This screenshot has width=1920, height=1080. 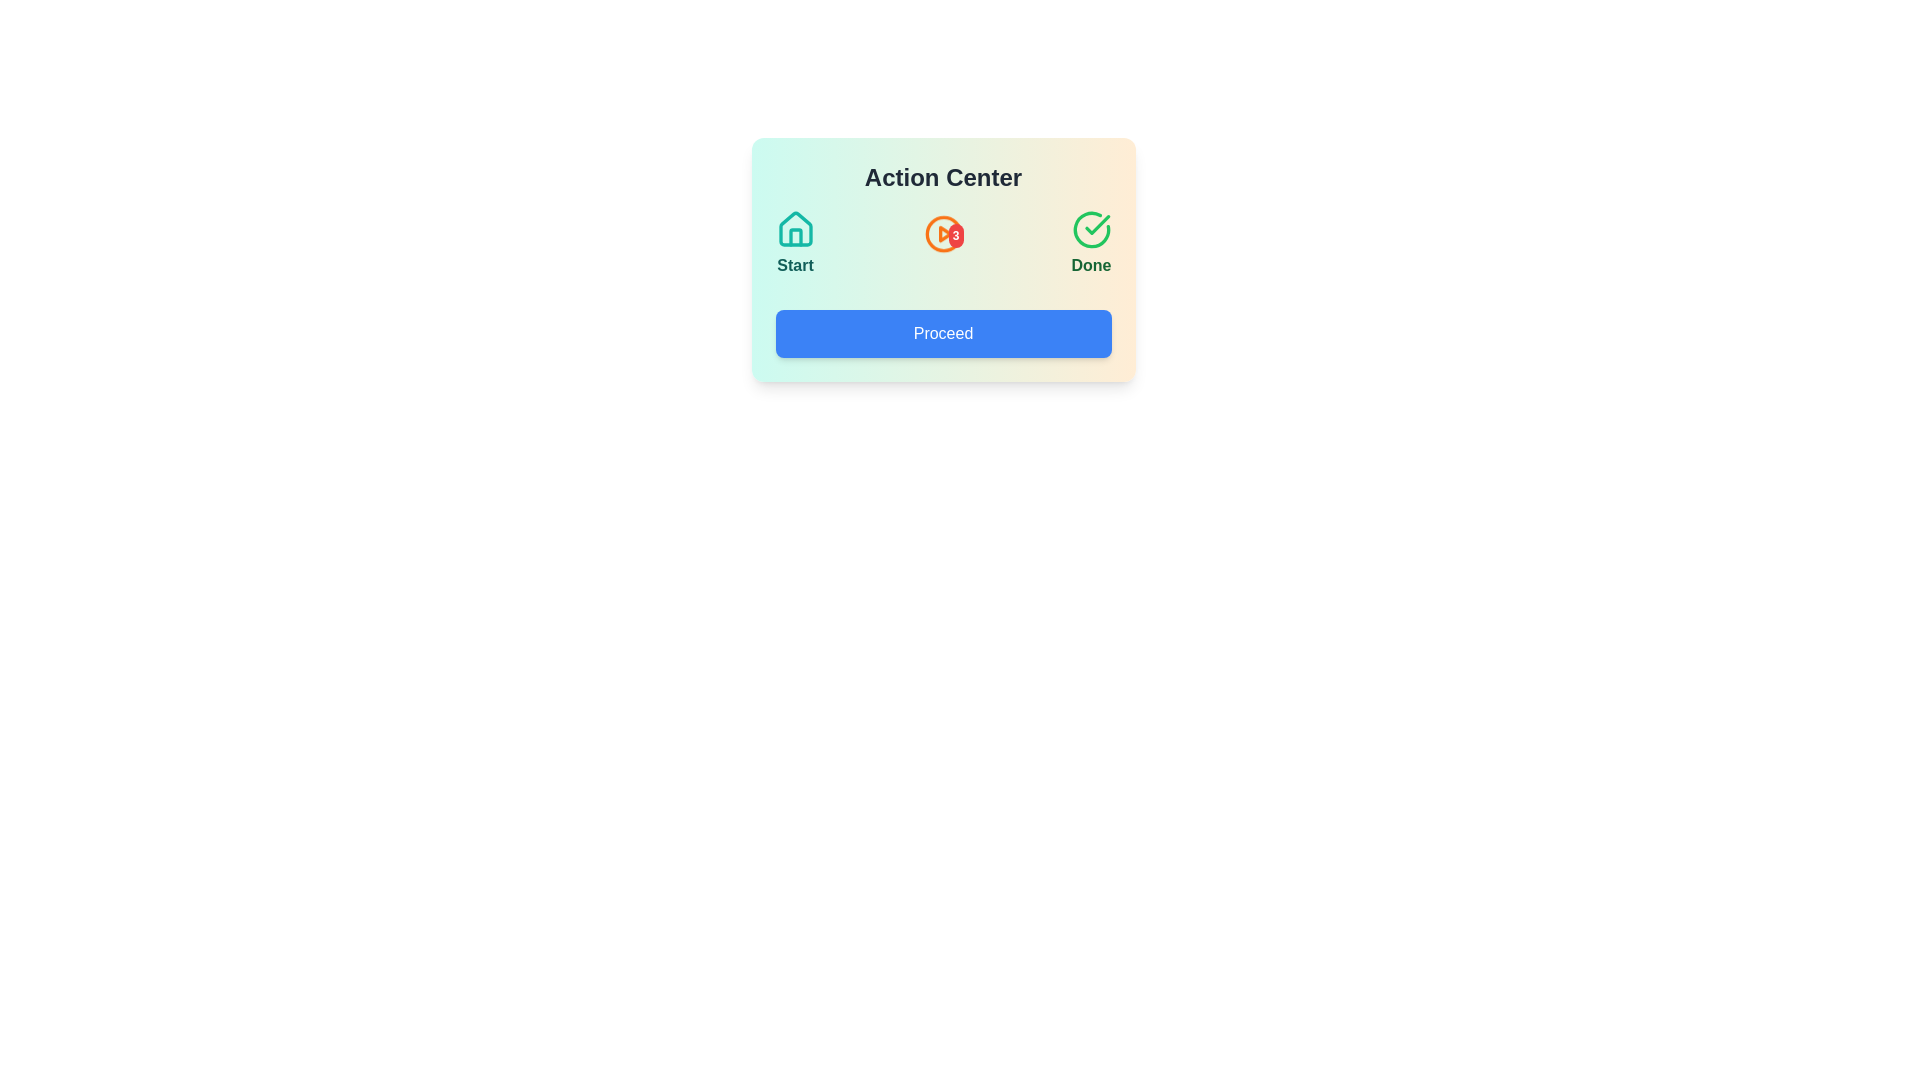 I want to click on assistive technologies, so click(x=794, y=228).